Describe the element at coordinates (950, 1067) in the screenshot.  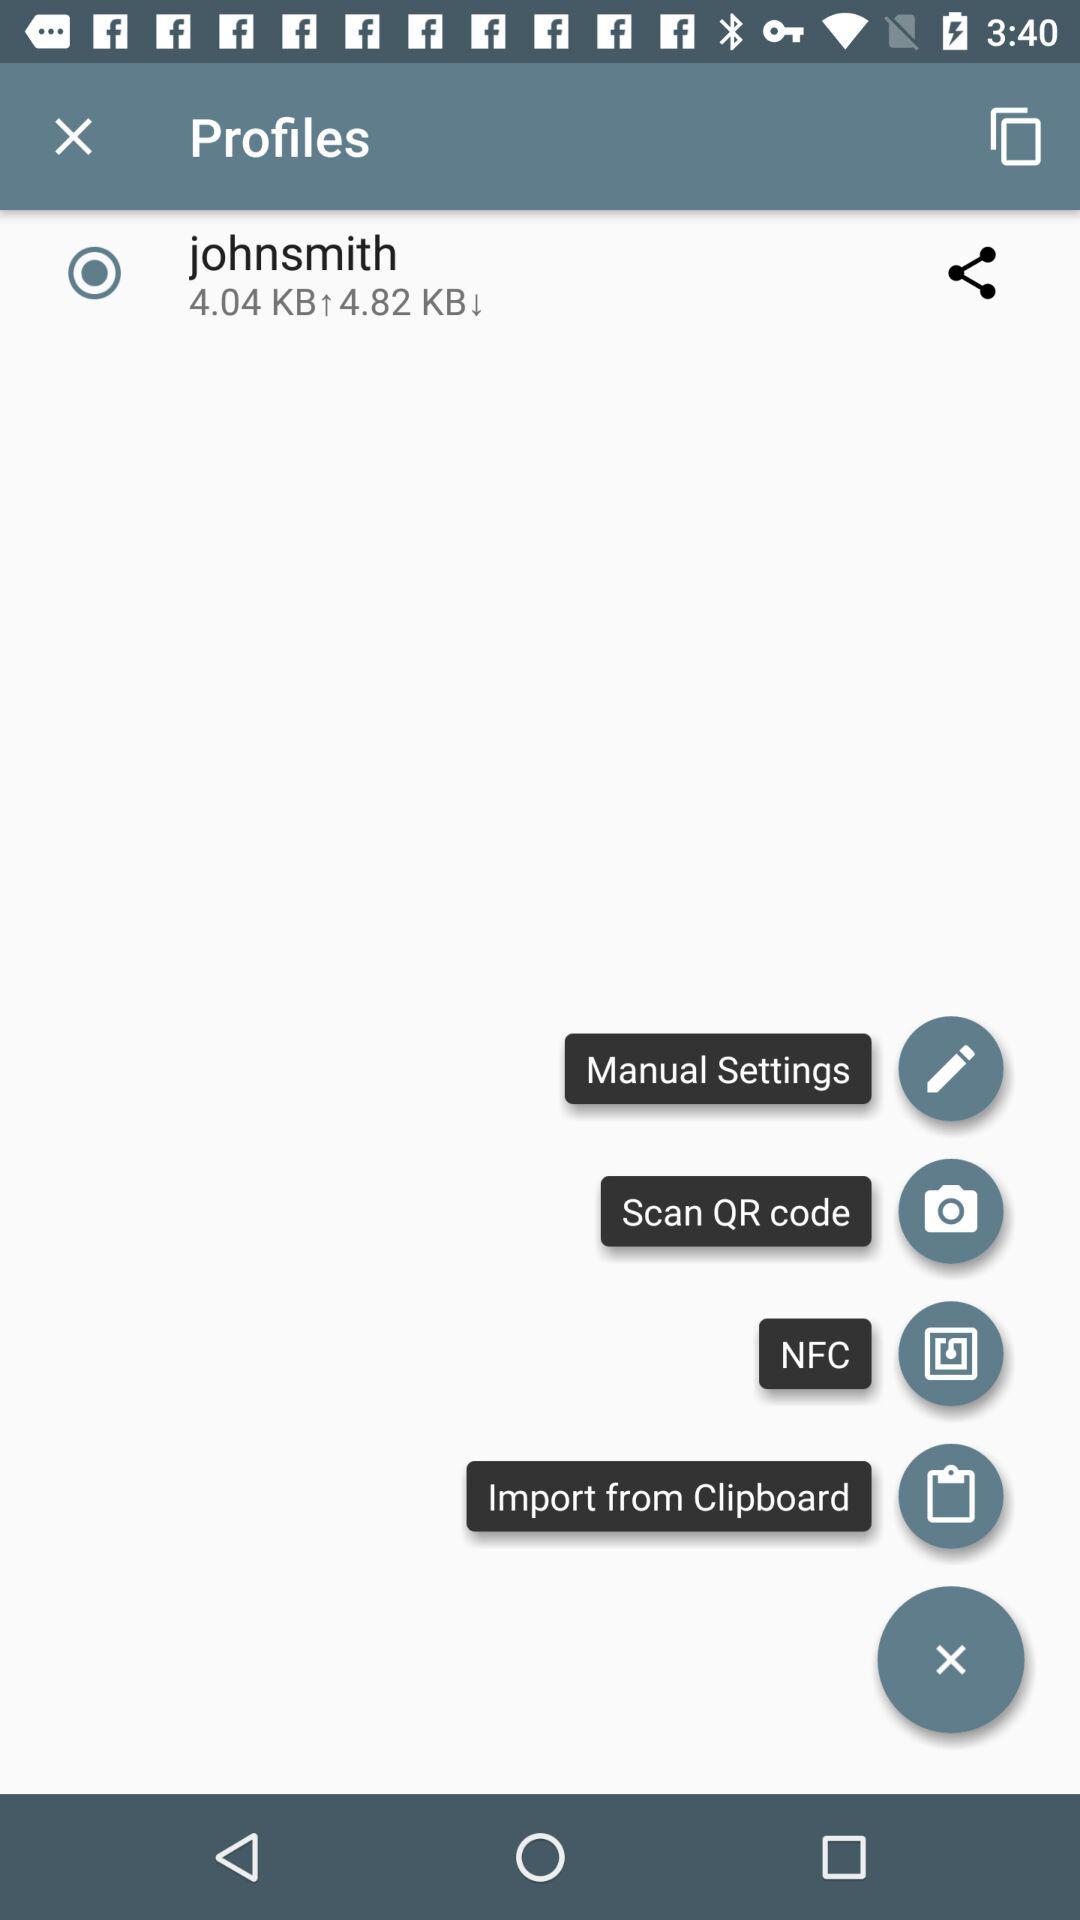
I see `manual setting option` at that location.